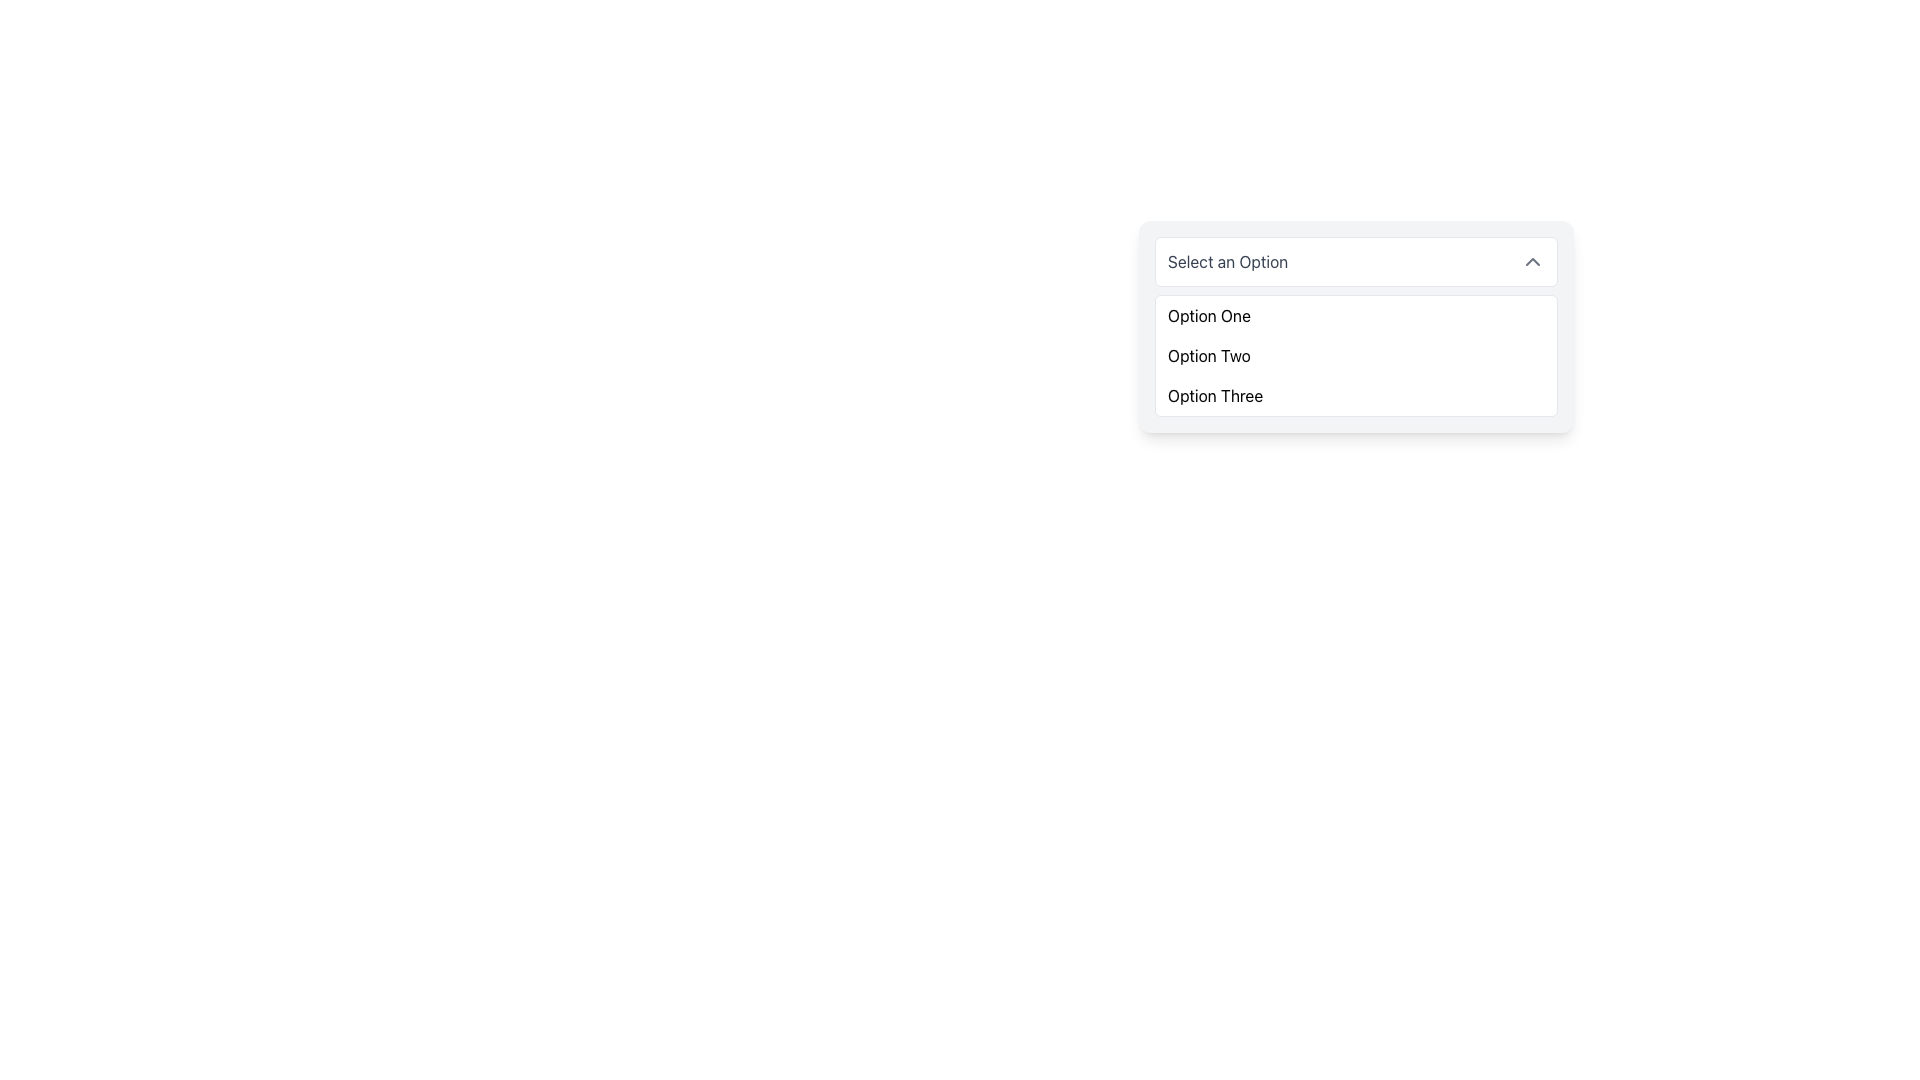  I want to click on the text label displaying 'Option Two', so click(1208, 354).